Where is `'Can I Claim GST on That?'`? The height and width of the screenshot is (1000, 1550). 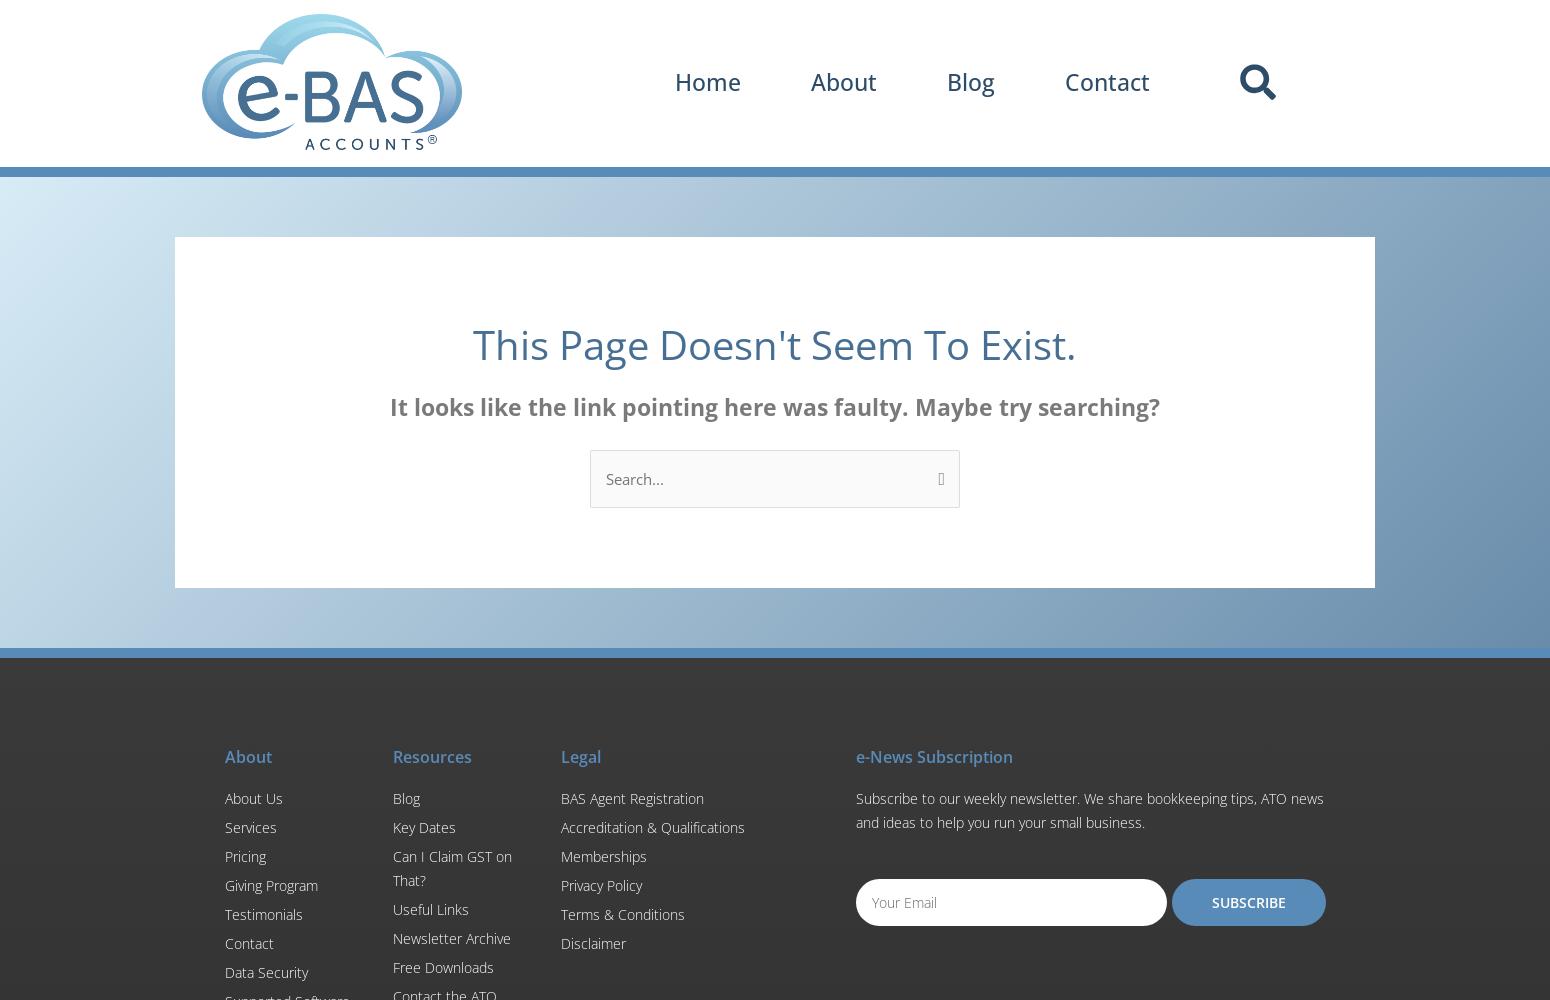 'Can I Claim GST on That?' is located at coordinates (452, 866).